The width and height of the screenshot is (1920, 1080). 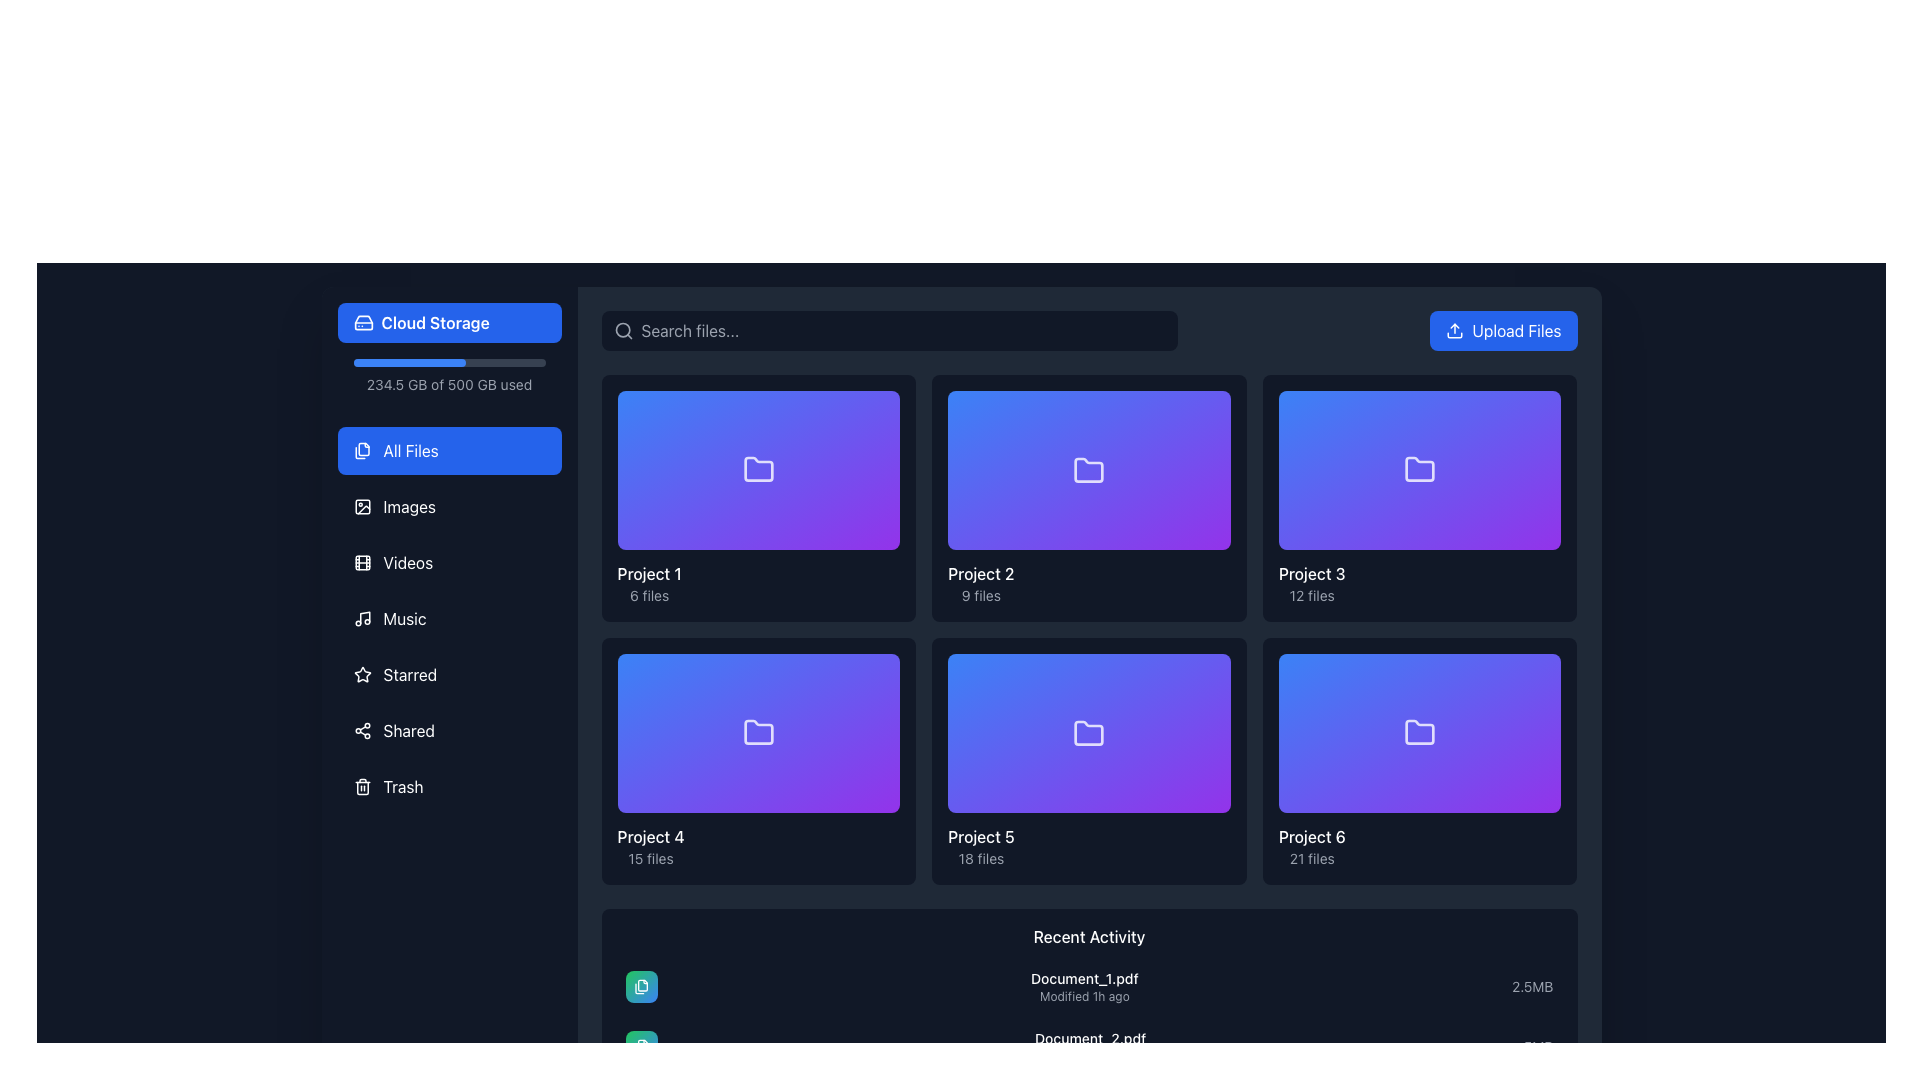 I want to click on the 'Starred' text label in the left sidebar menu, which is displayed in white sans-serif font and is visually accompanied by a star icon, so click(x=409, y=675).